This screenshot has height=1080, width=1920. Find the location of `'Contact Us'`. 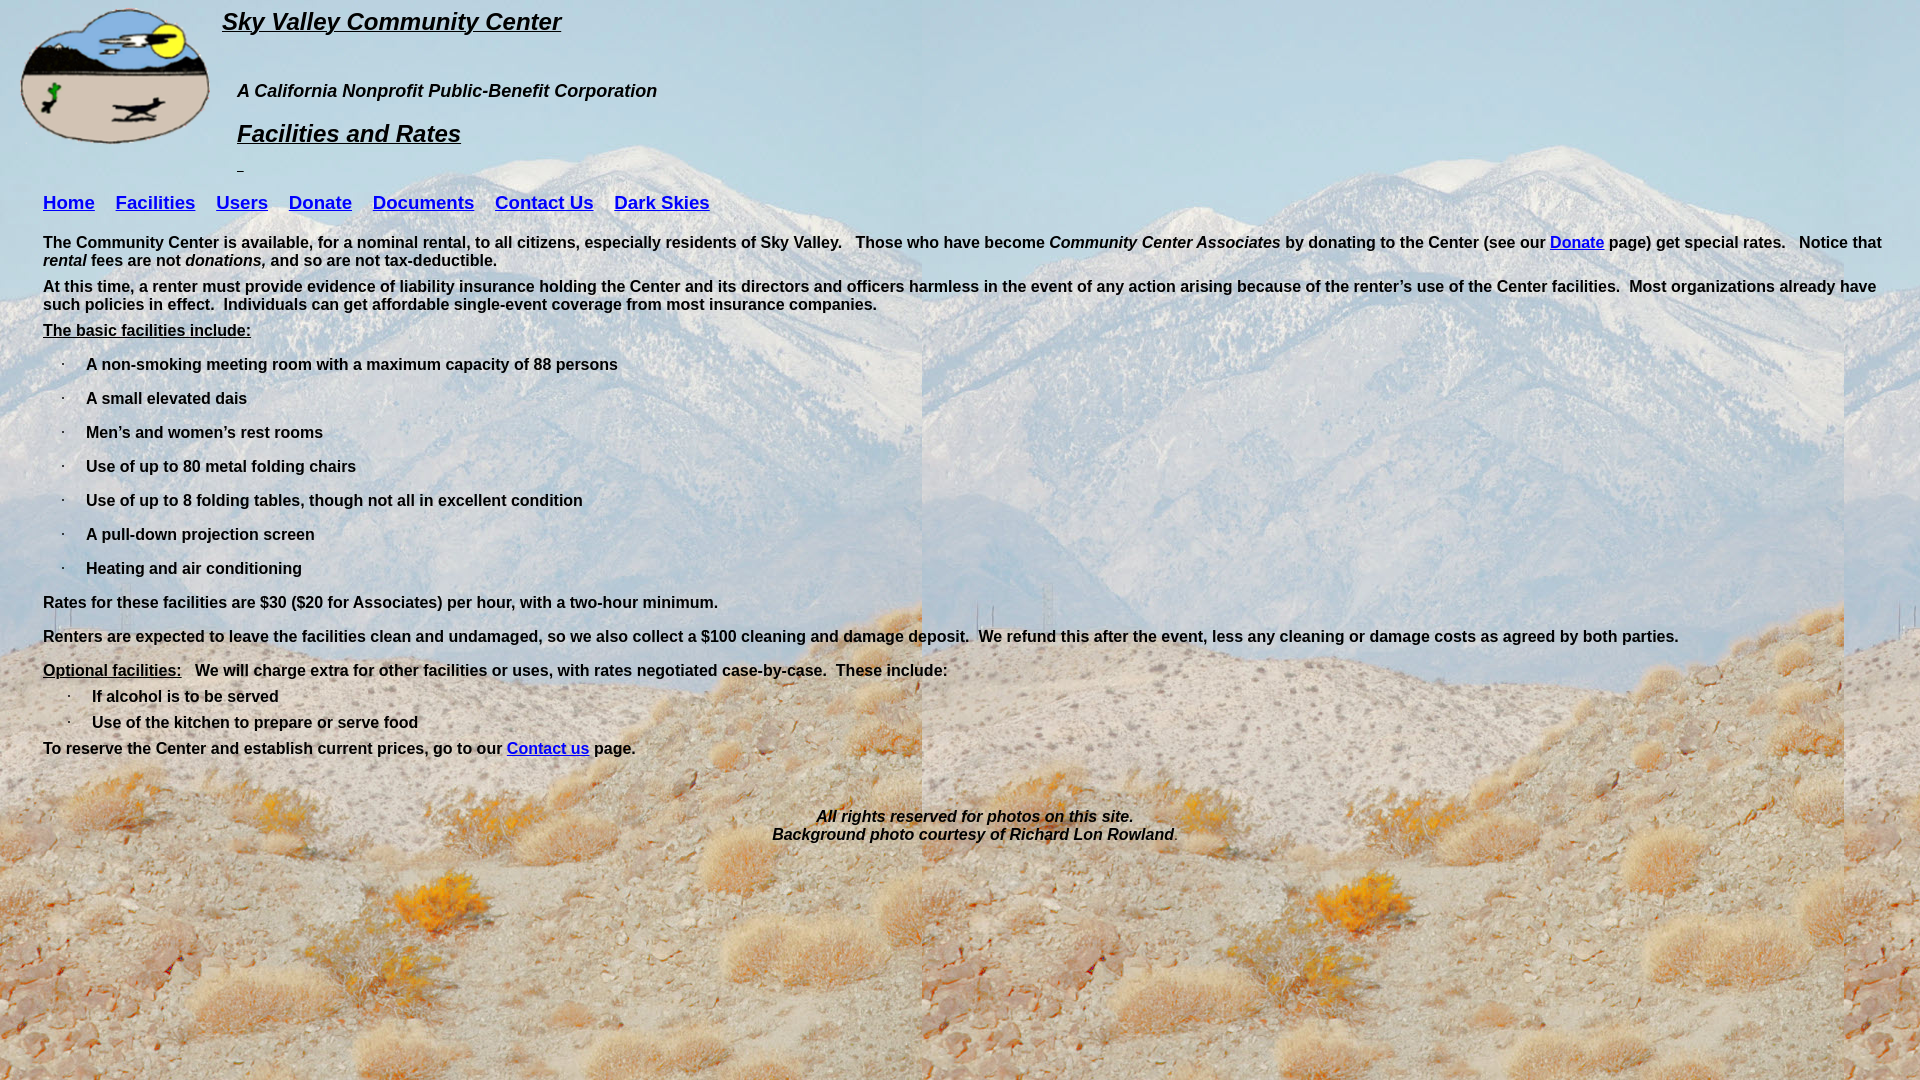

'Contact Us' is located at coordinates (494, 202).